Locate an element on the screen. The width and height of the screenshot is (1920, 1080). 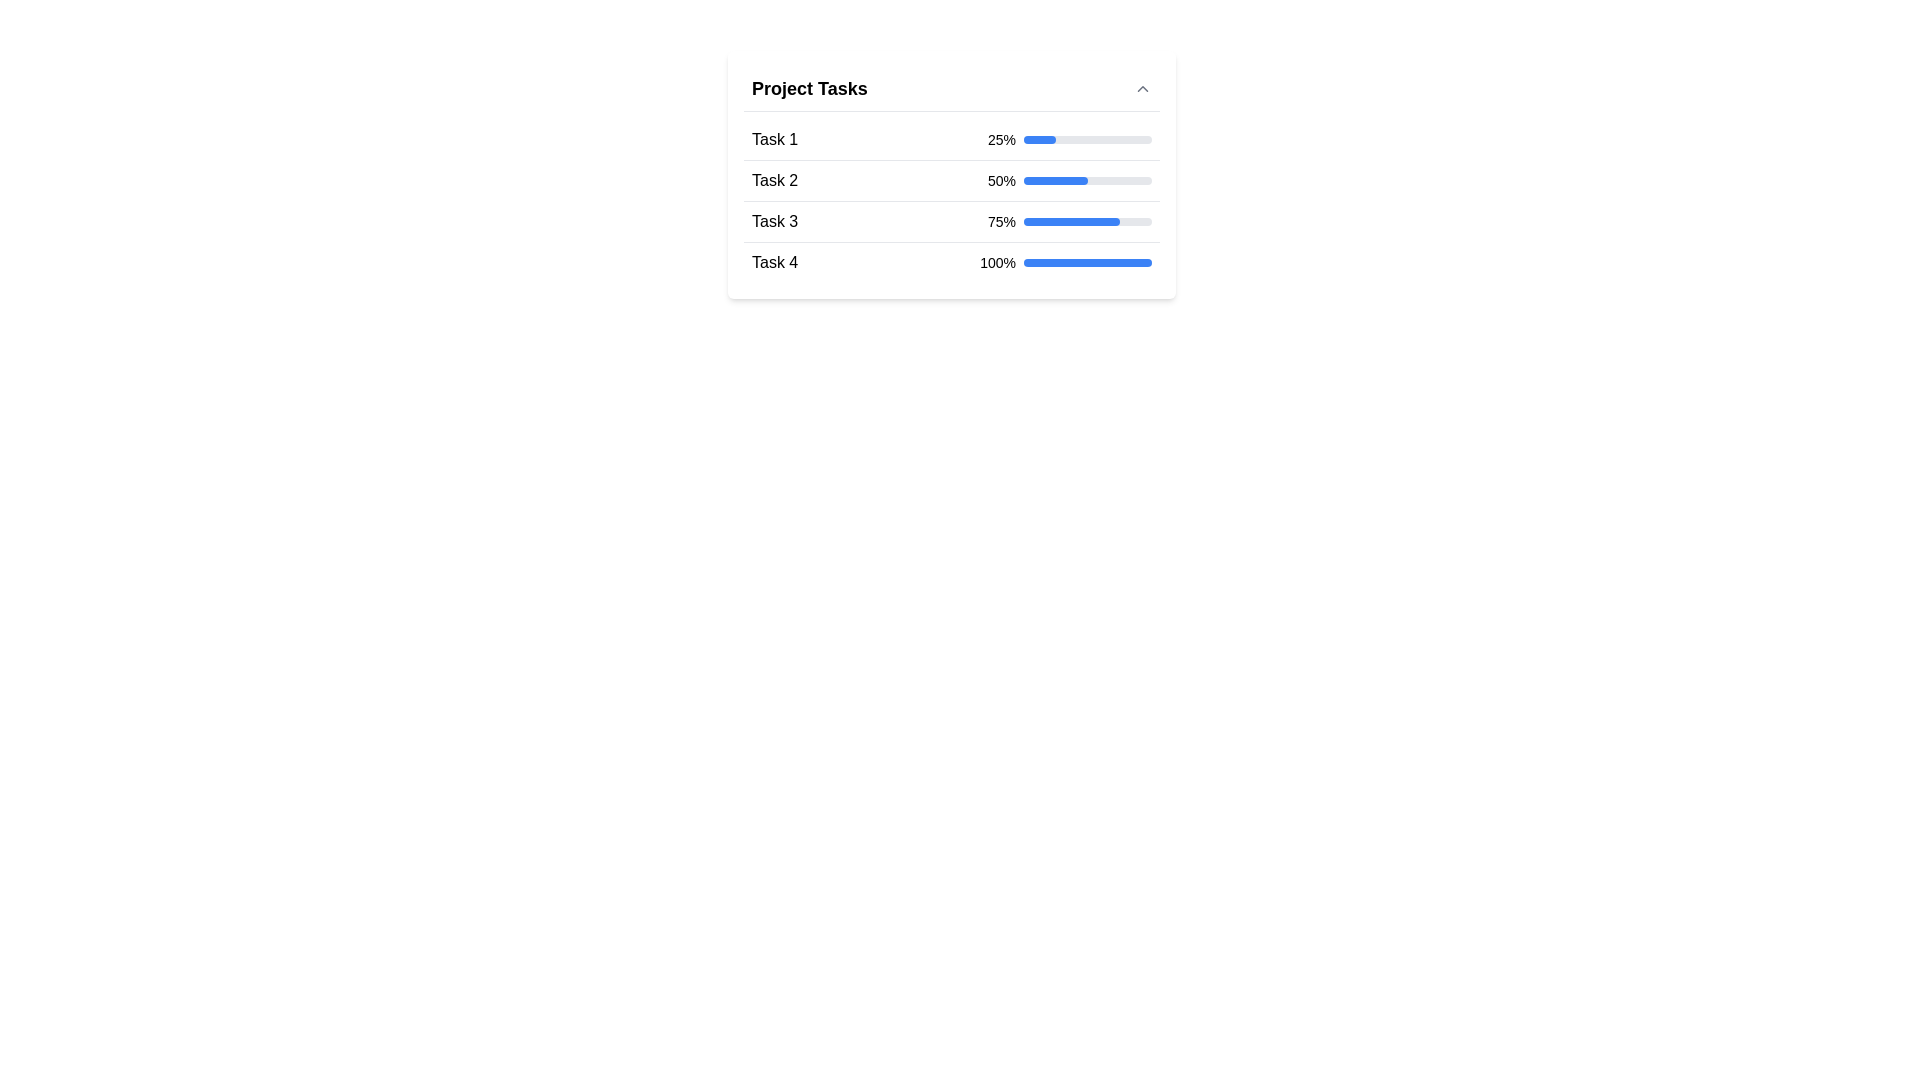
the 'Task 3' text label located in the leftmost part of the third row inside the 'Project Tasks' panel is located at coordinates (773, 222).